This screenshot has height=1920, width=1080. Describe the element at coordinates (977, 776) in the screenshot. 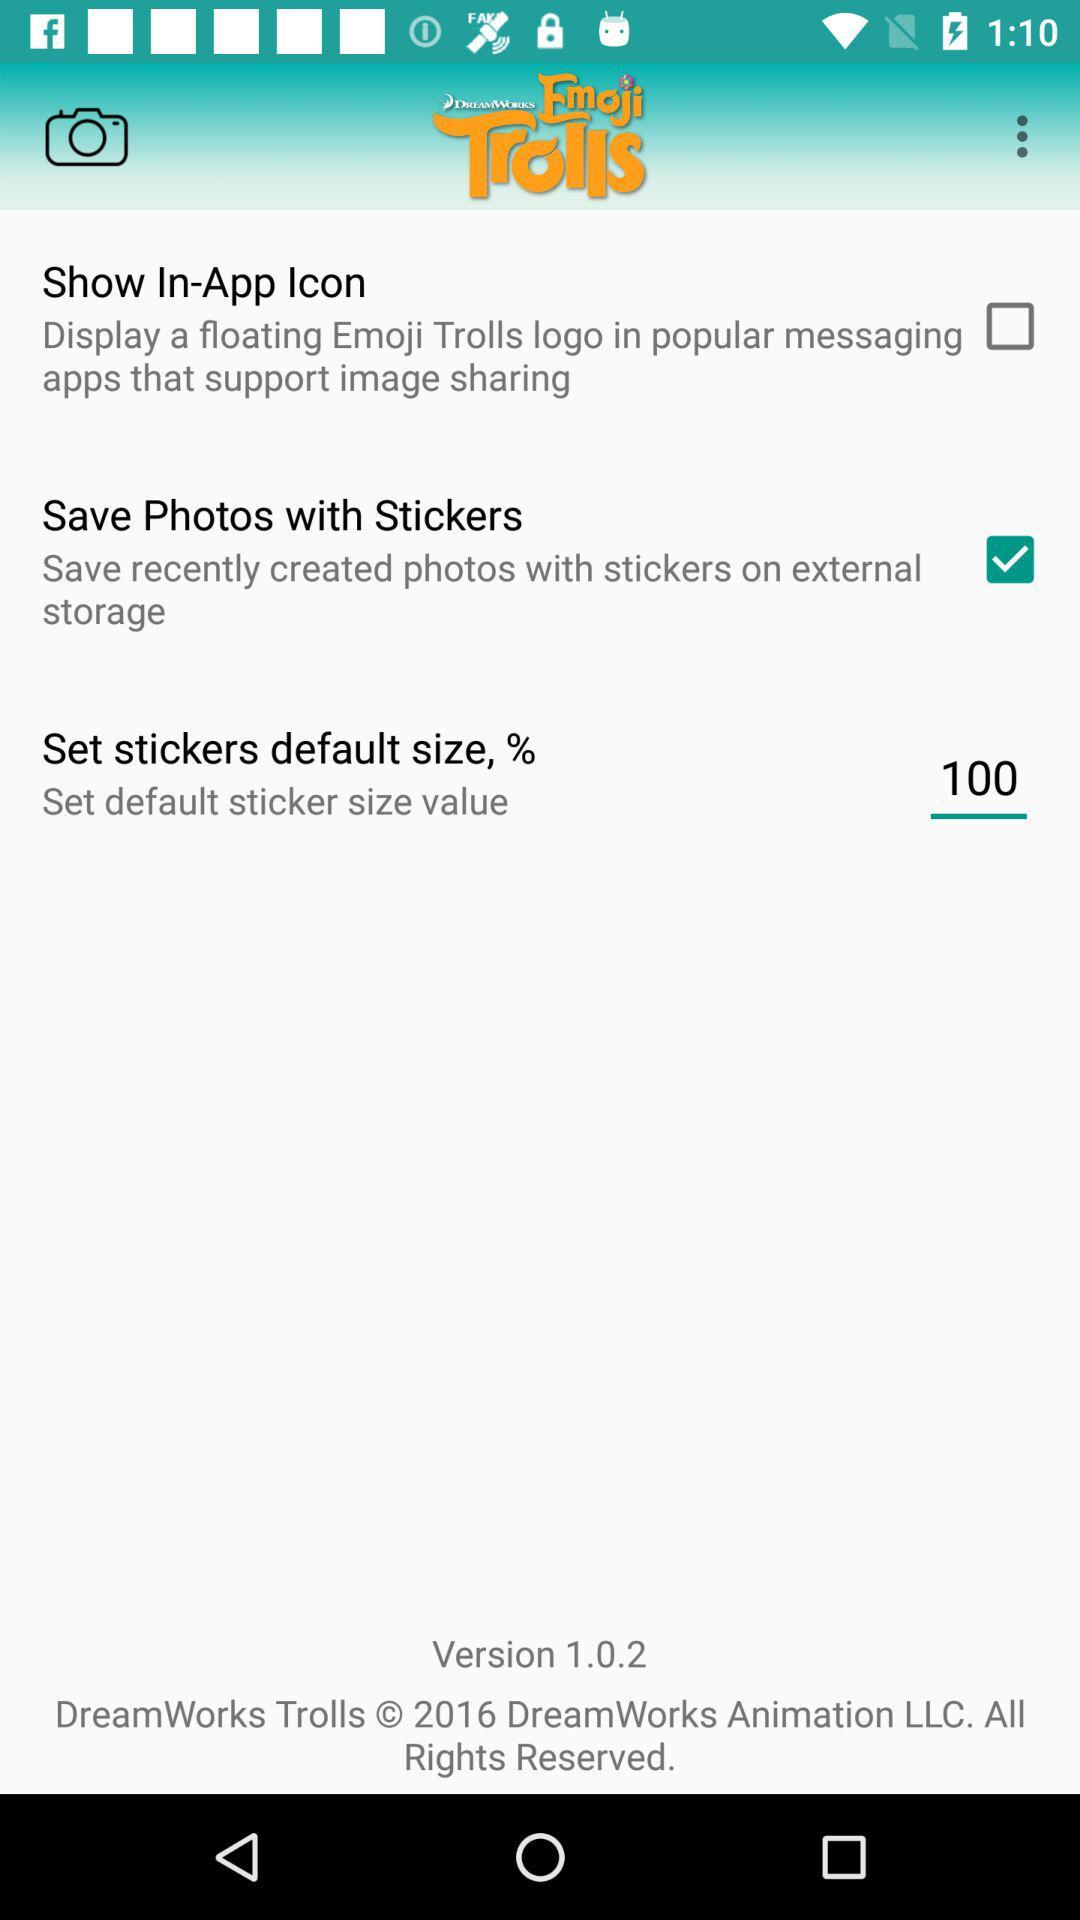

I see `icon above dreamworks trolls 2016` at that location.